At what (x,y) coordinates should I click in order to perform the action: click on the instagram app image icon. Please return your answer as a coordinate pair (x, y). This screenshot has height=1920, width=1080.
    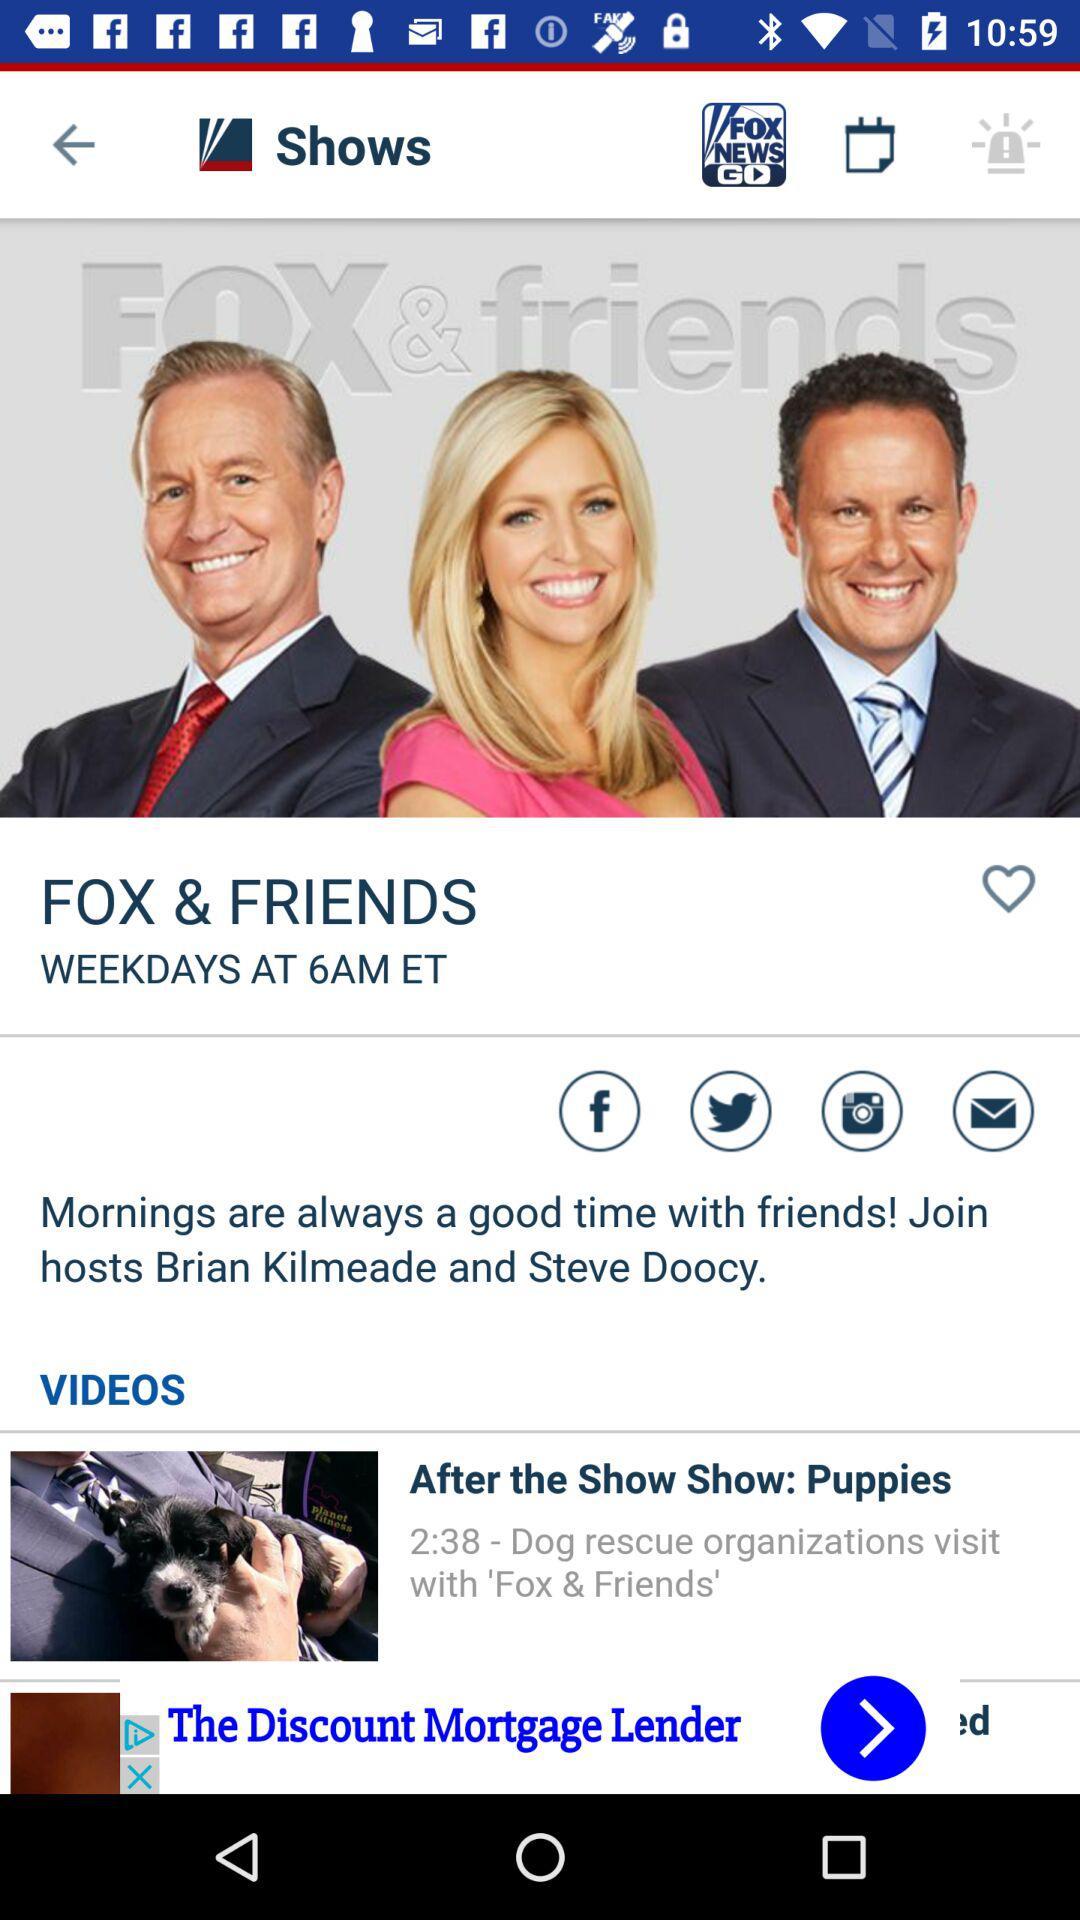
    Looking at the image, I should click on (861, 1110).